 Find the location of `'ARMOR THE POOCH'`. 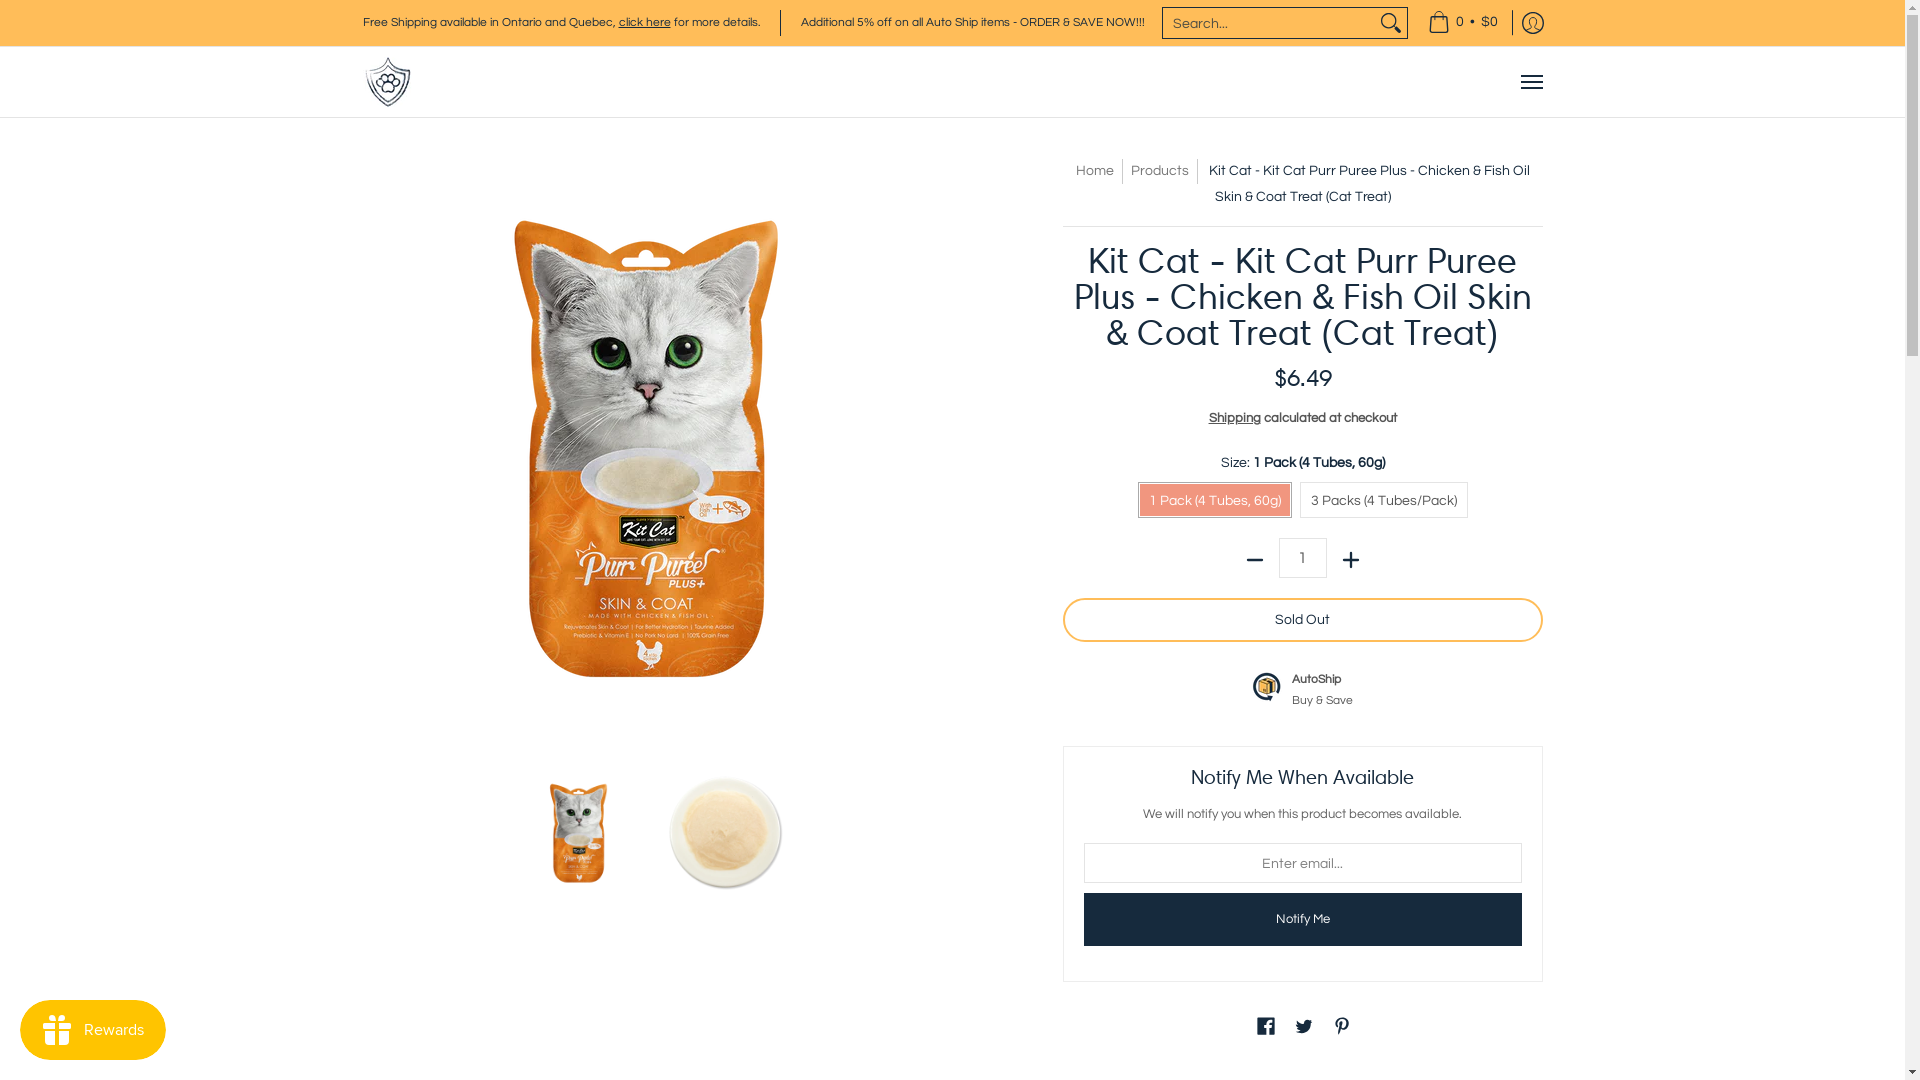

'ARMOR THE POOCH' is located at coordinates (387, 80).